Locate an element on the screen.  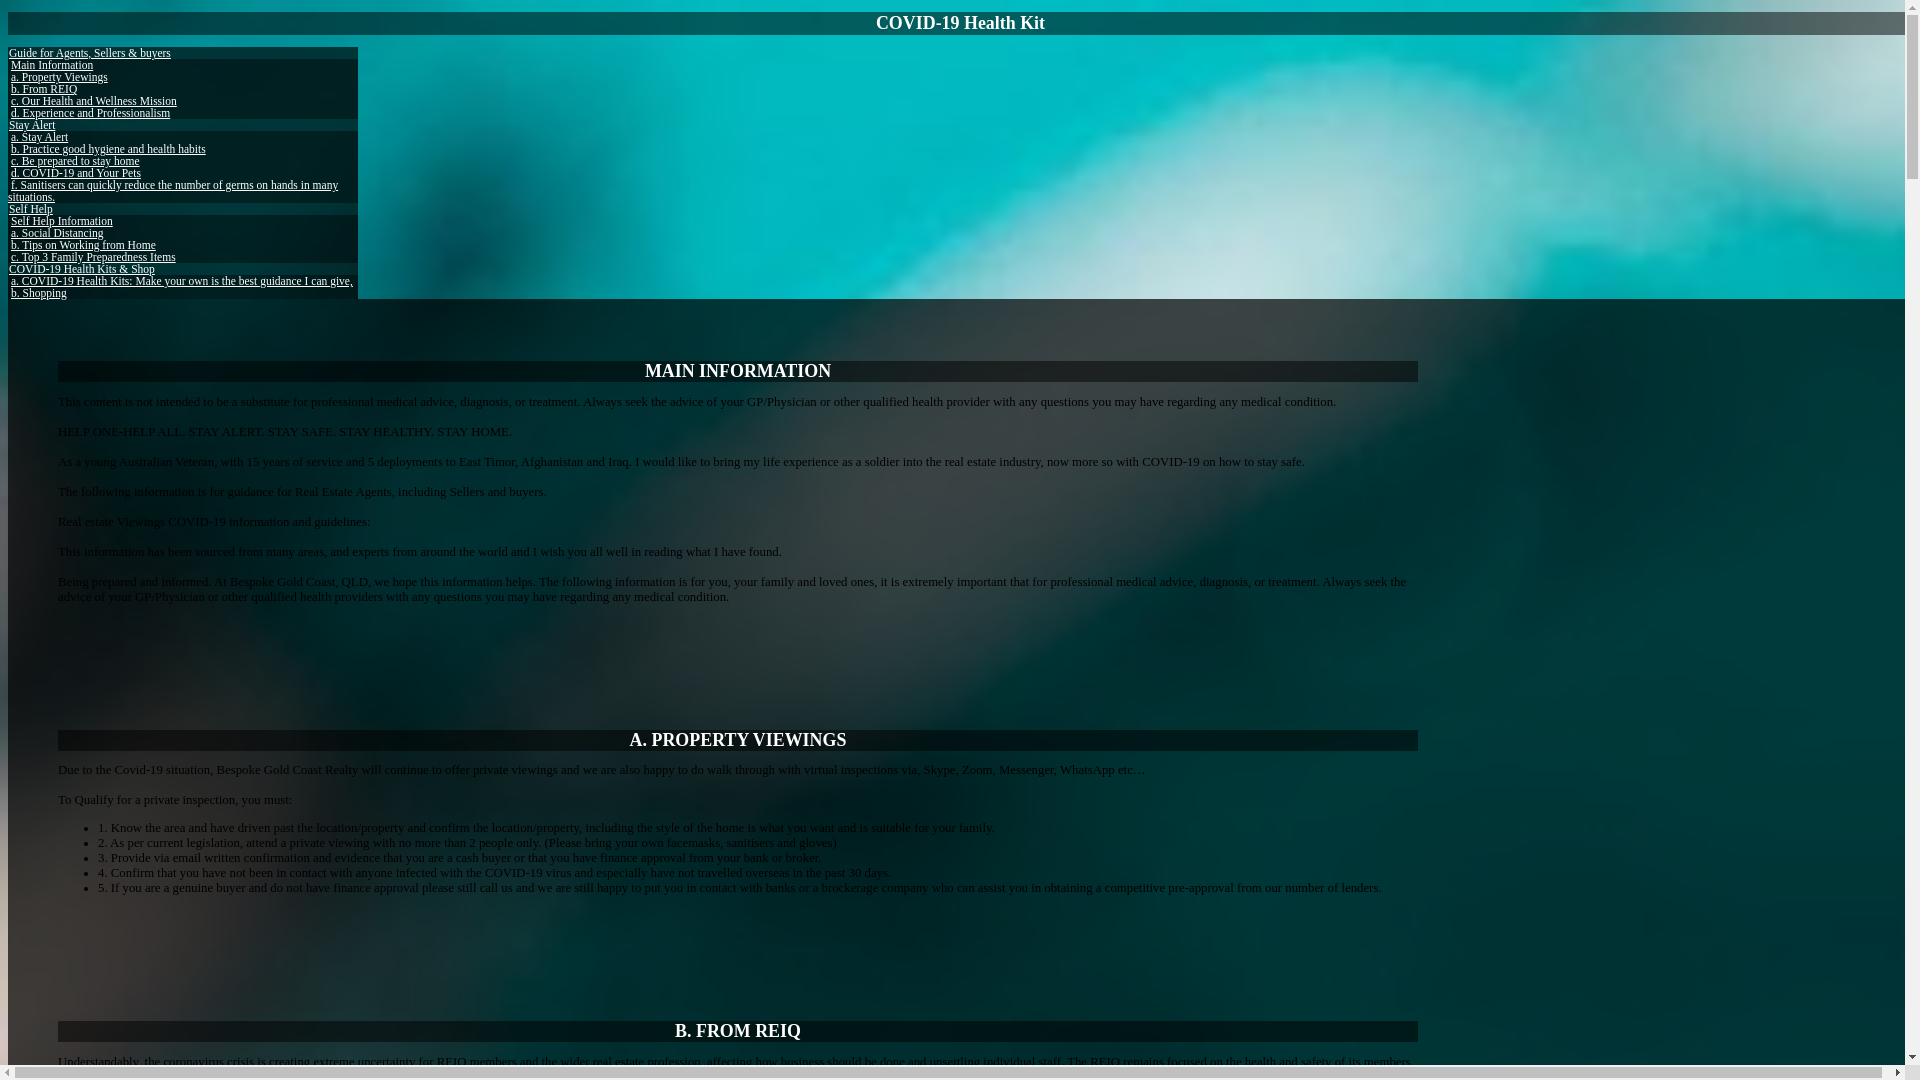
'Stay Alert' is located at coordinates (32, 124).